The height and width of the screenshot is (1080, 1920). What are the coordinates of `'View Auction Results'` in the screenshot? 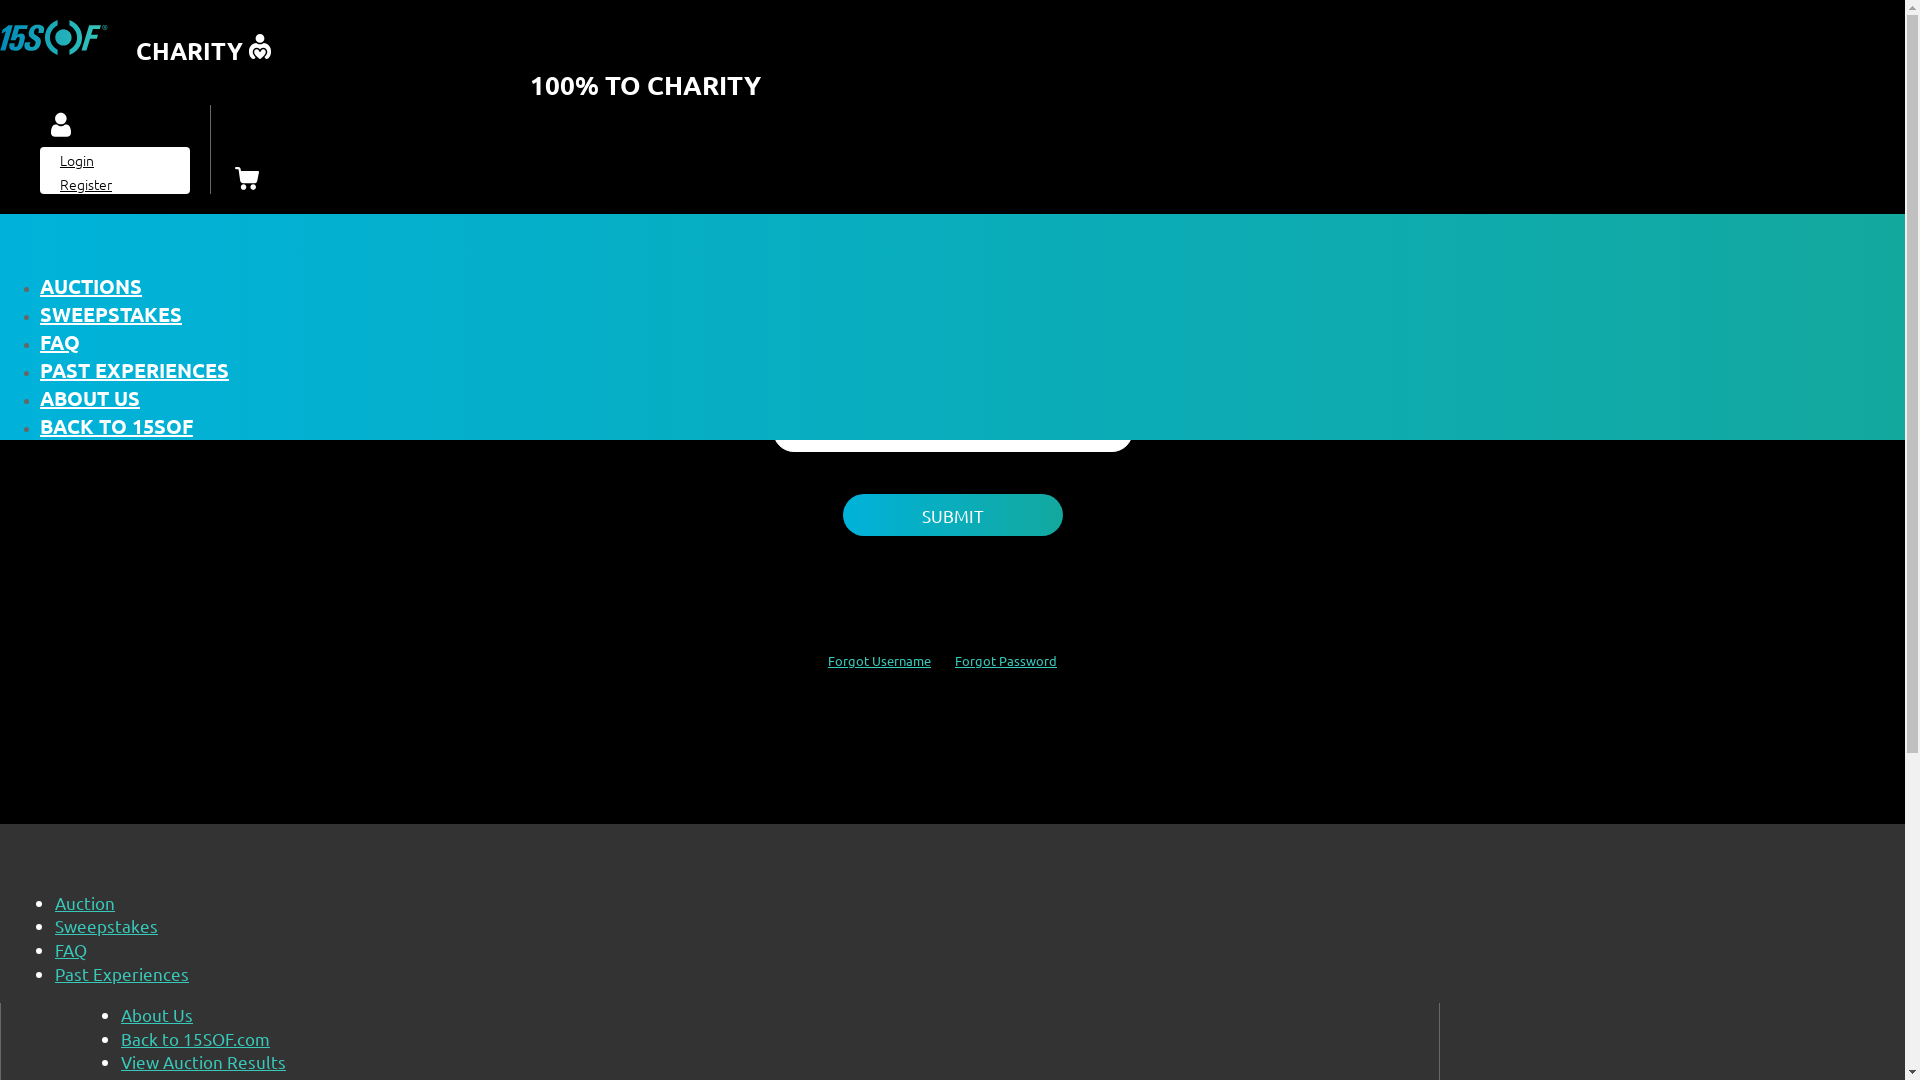 It's located at (203, 1060).